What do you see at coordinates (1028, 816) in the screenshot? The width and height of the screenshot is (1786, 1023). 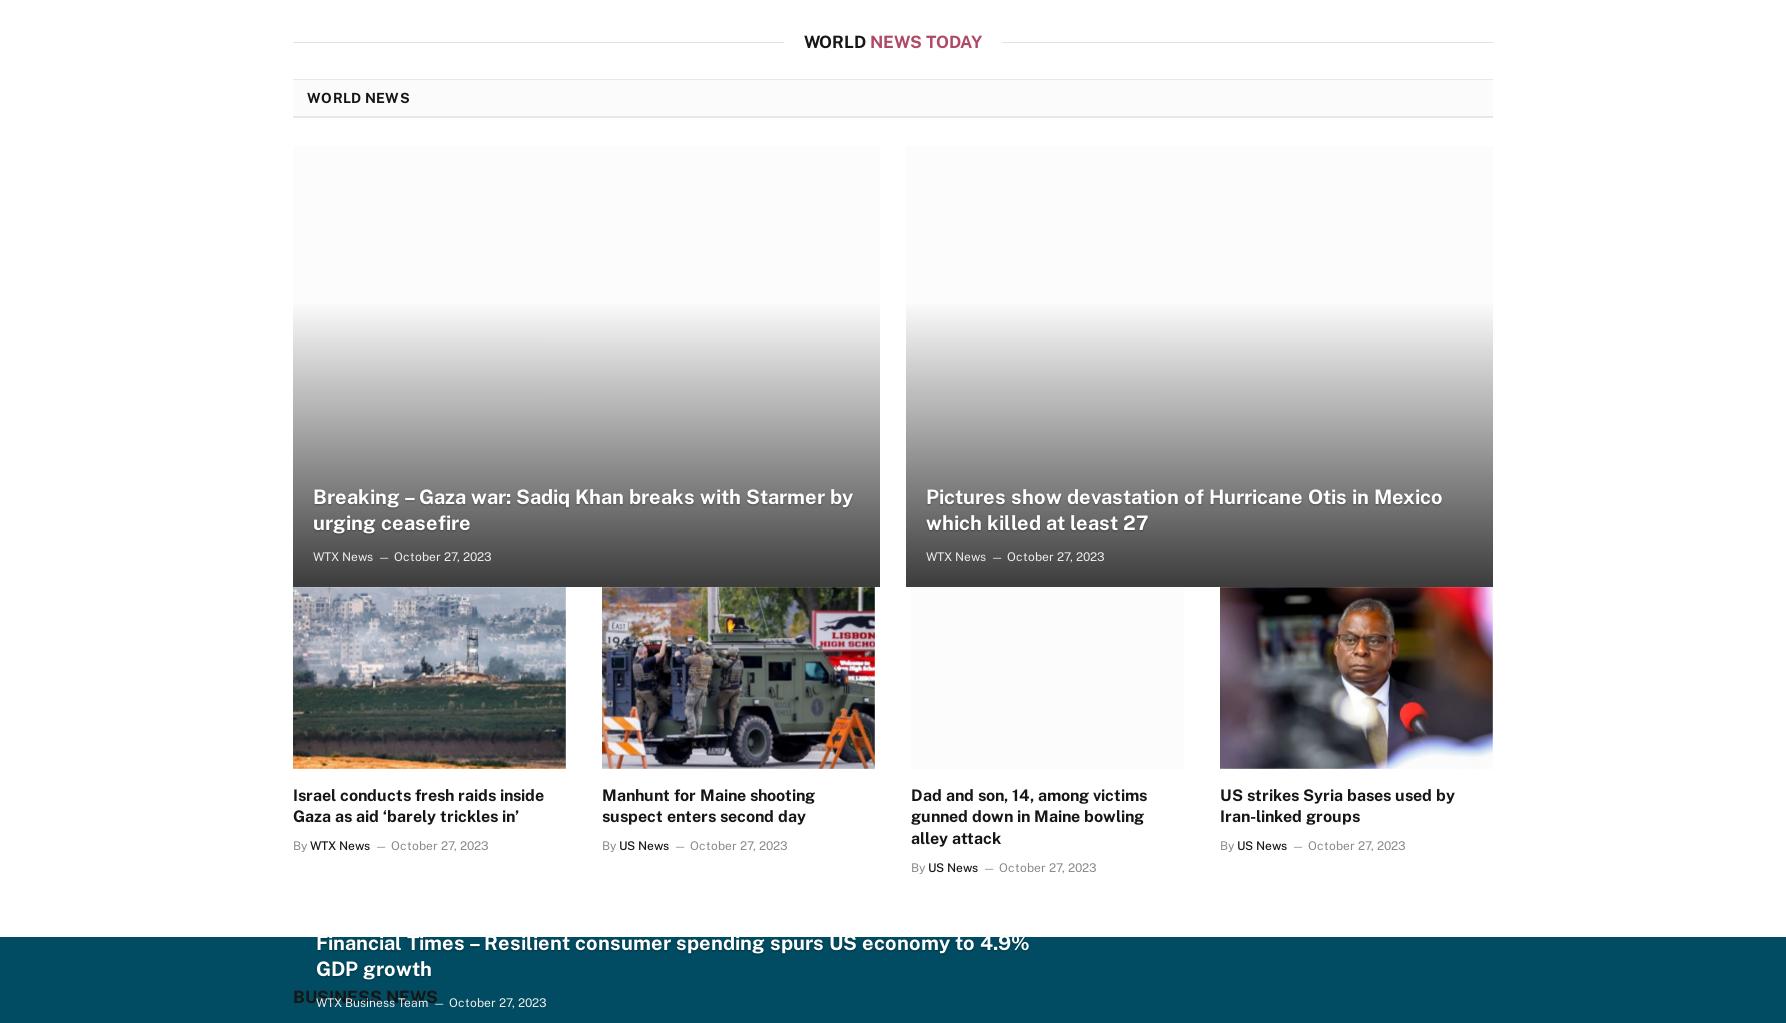 I see `'Dad and son, 14, among victims gunned down in Maine bowling alley attack'` at bounding box center [1028, 816].